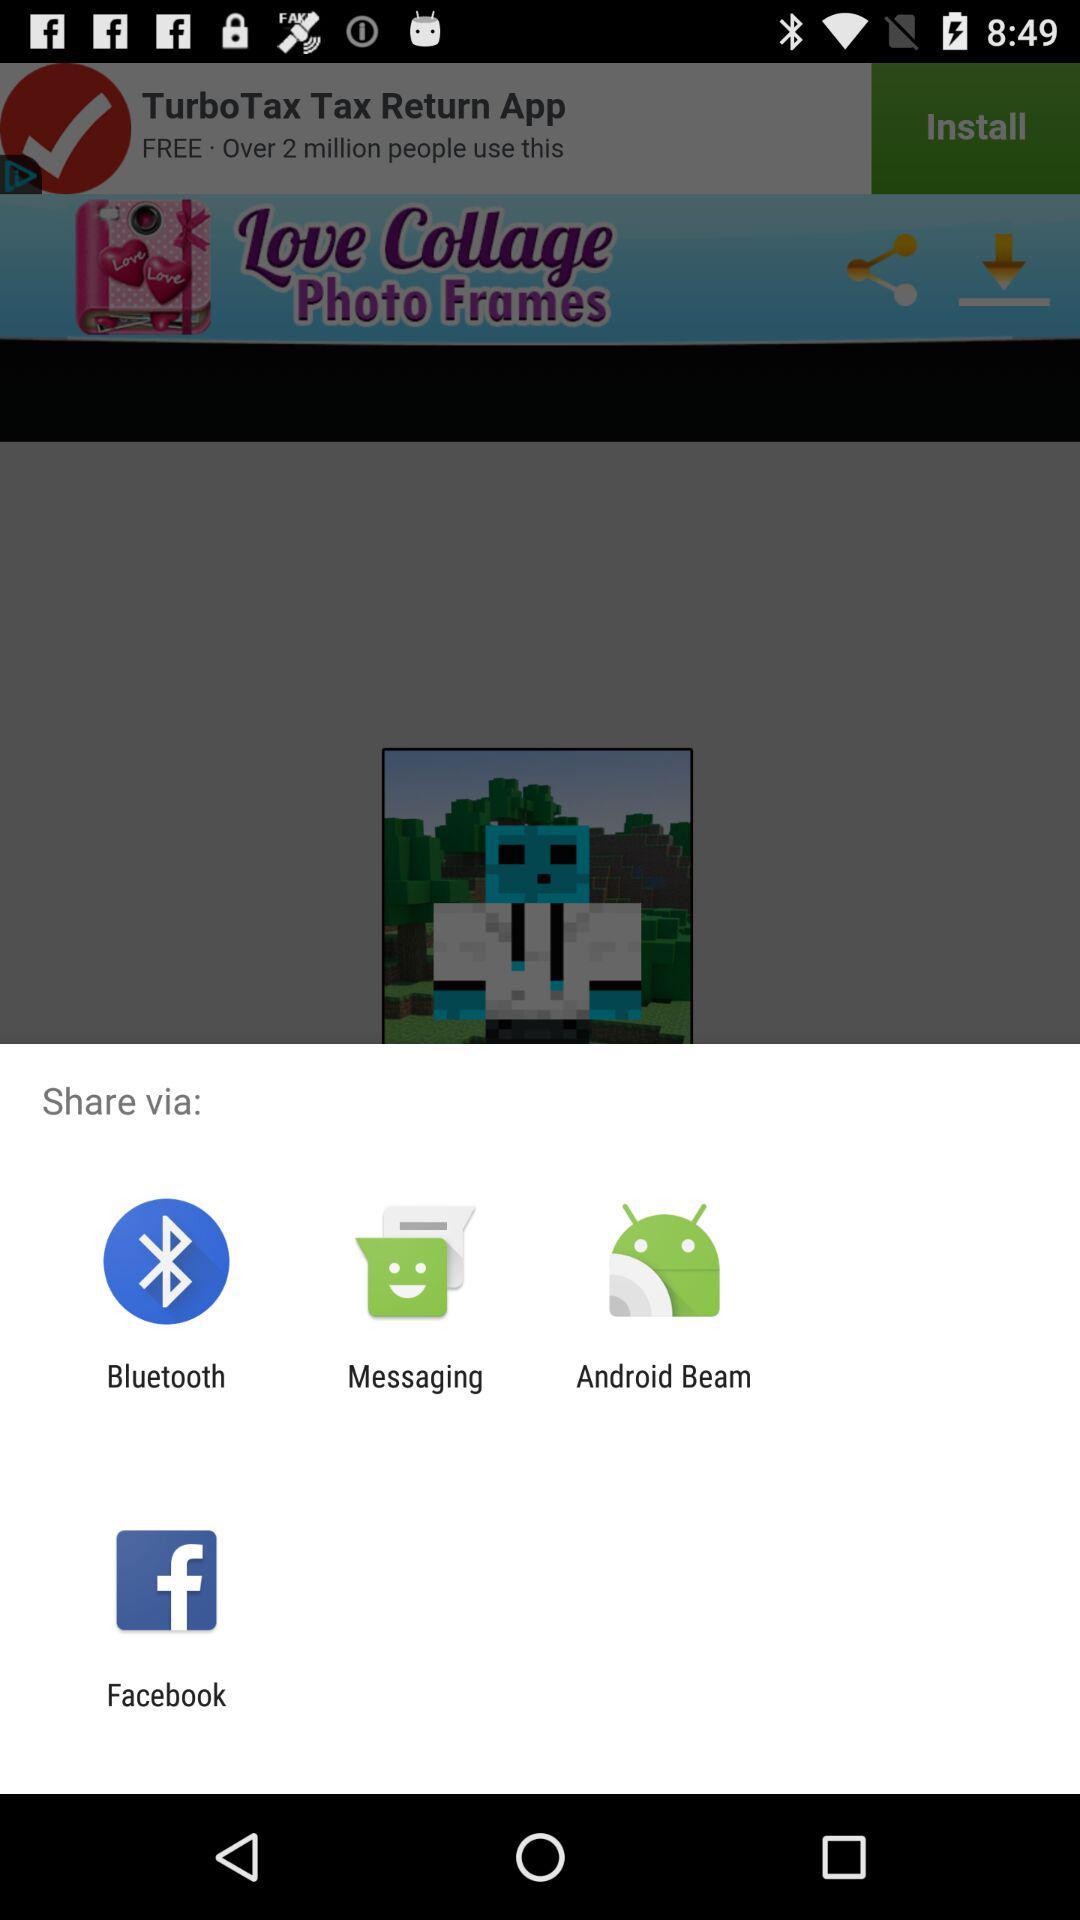 Image resolution: width=1080 pixels, height=1920 pixels. What do you see at coordinates (165, 1392) in the screenshot?
I see `bluetooth icon` at bounding box center [165, 1392].